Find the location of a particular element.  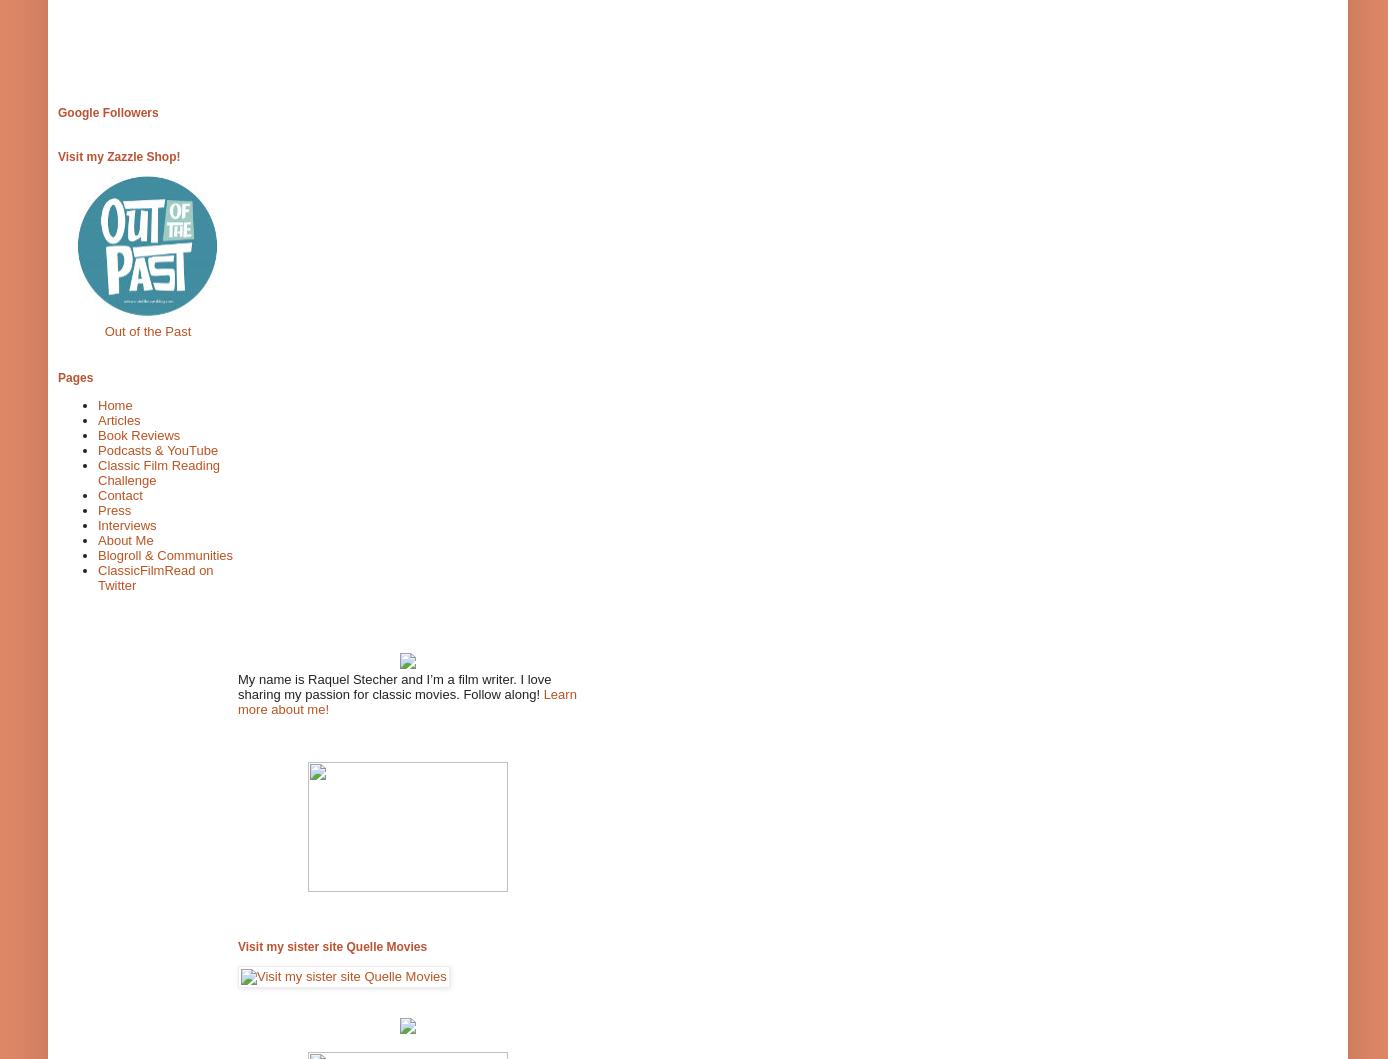

'Classic Film Reading Challenge' is located at coordinates (159, 472).